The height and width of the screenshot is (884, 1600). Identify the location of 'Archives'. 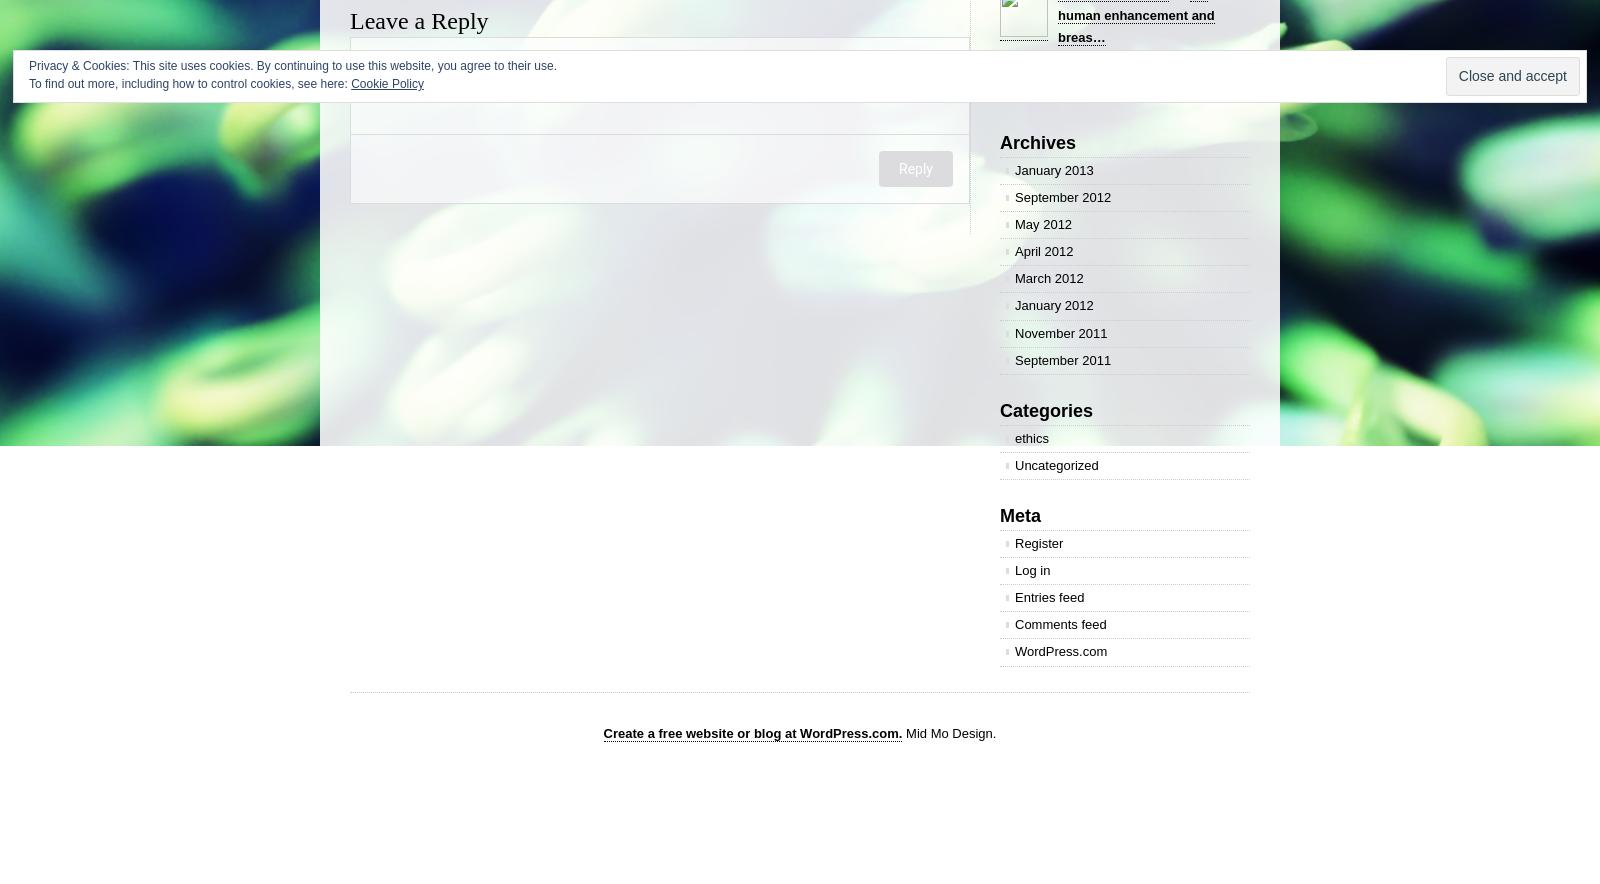
(999, 140).